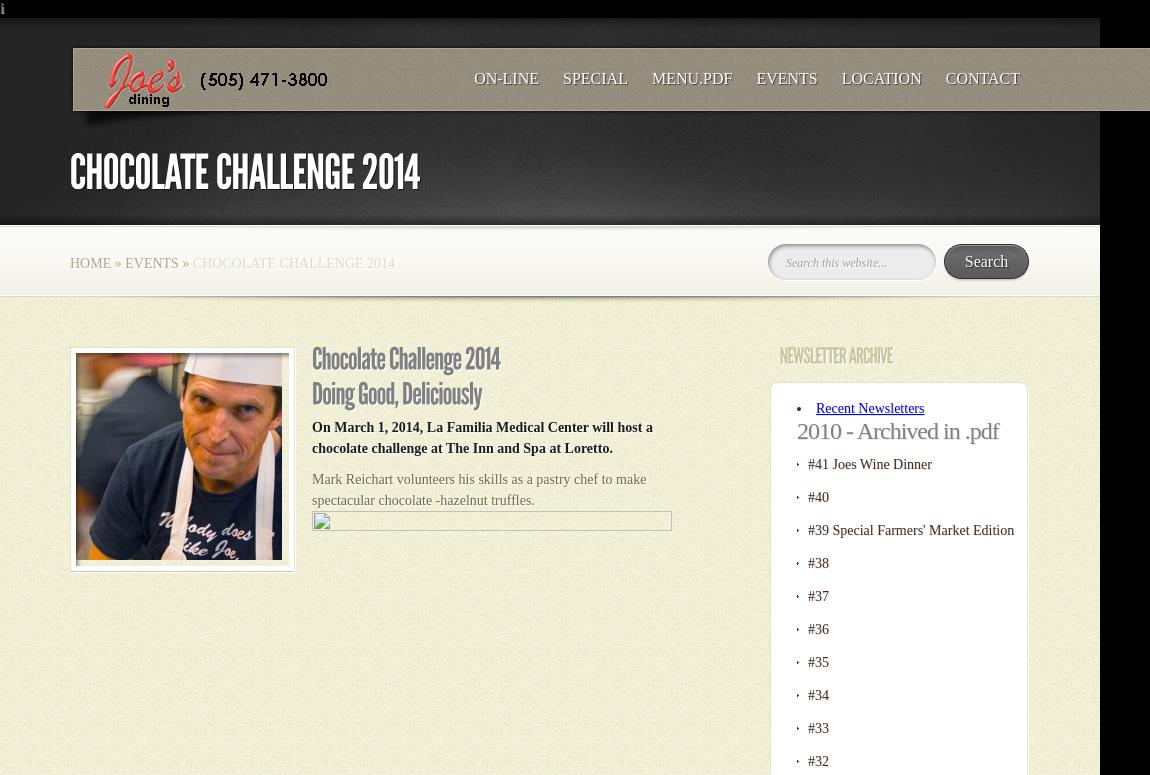 The image size is (1150, 775). What do you see at coordinates (478, 489) in the screenshot?
I see `'Mark Reichart volunteers his skills as a pastry chef to make spectacular chocolate -hazelnut truffles.'` at bounding box center [478, 489].